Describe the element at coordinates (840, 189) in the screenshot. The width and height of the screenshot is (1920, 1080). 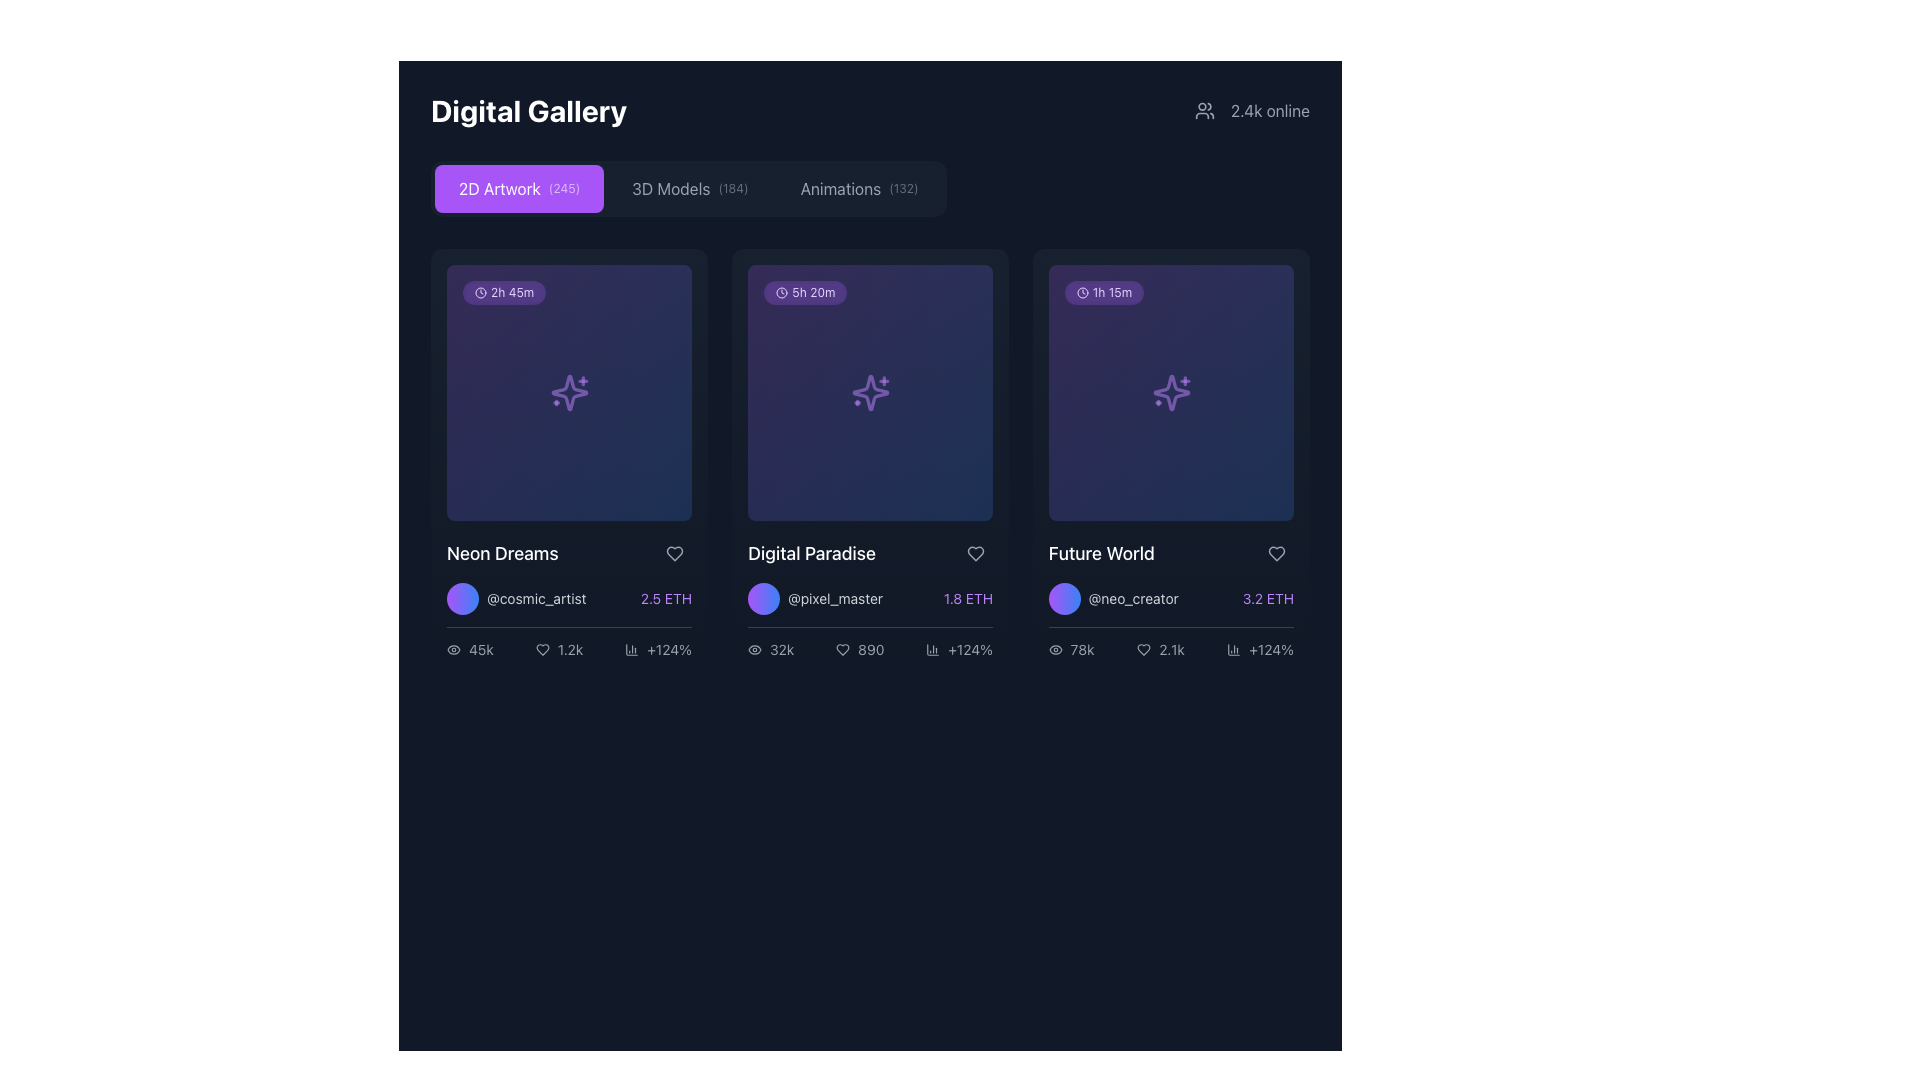
I see `the 'Animations' text label in the top navigation section of the interface, which is styled in dark gray and is the third item from the left` at that location.